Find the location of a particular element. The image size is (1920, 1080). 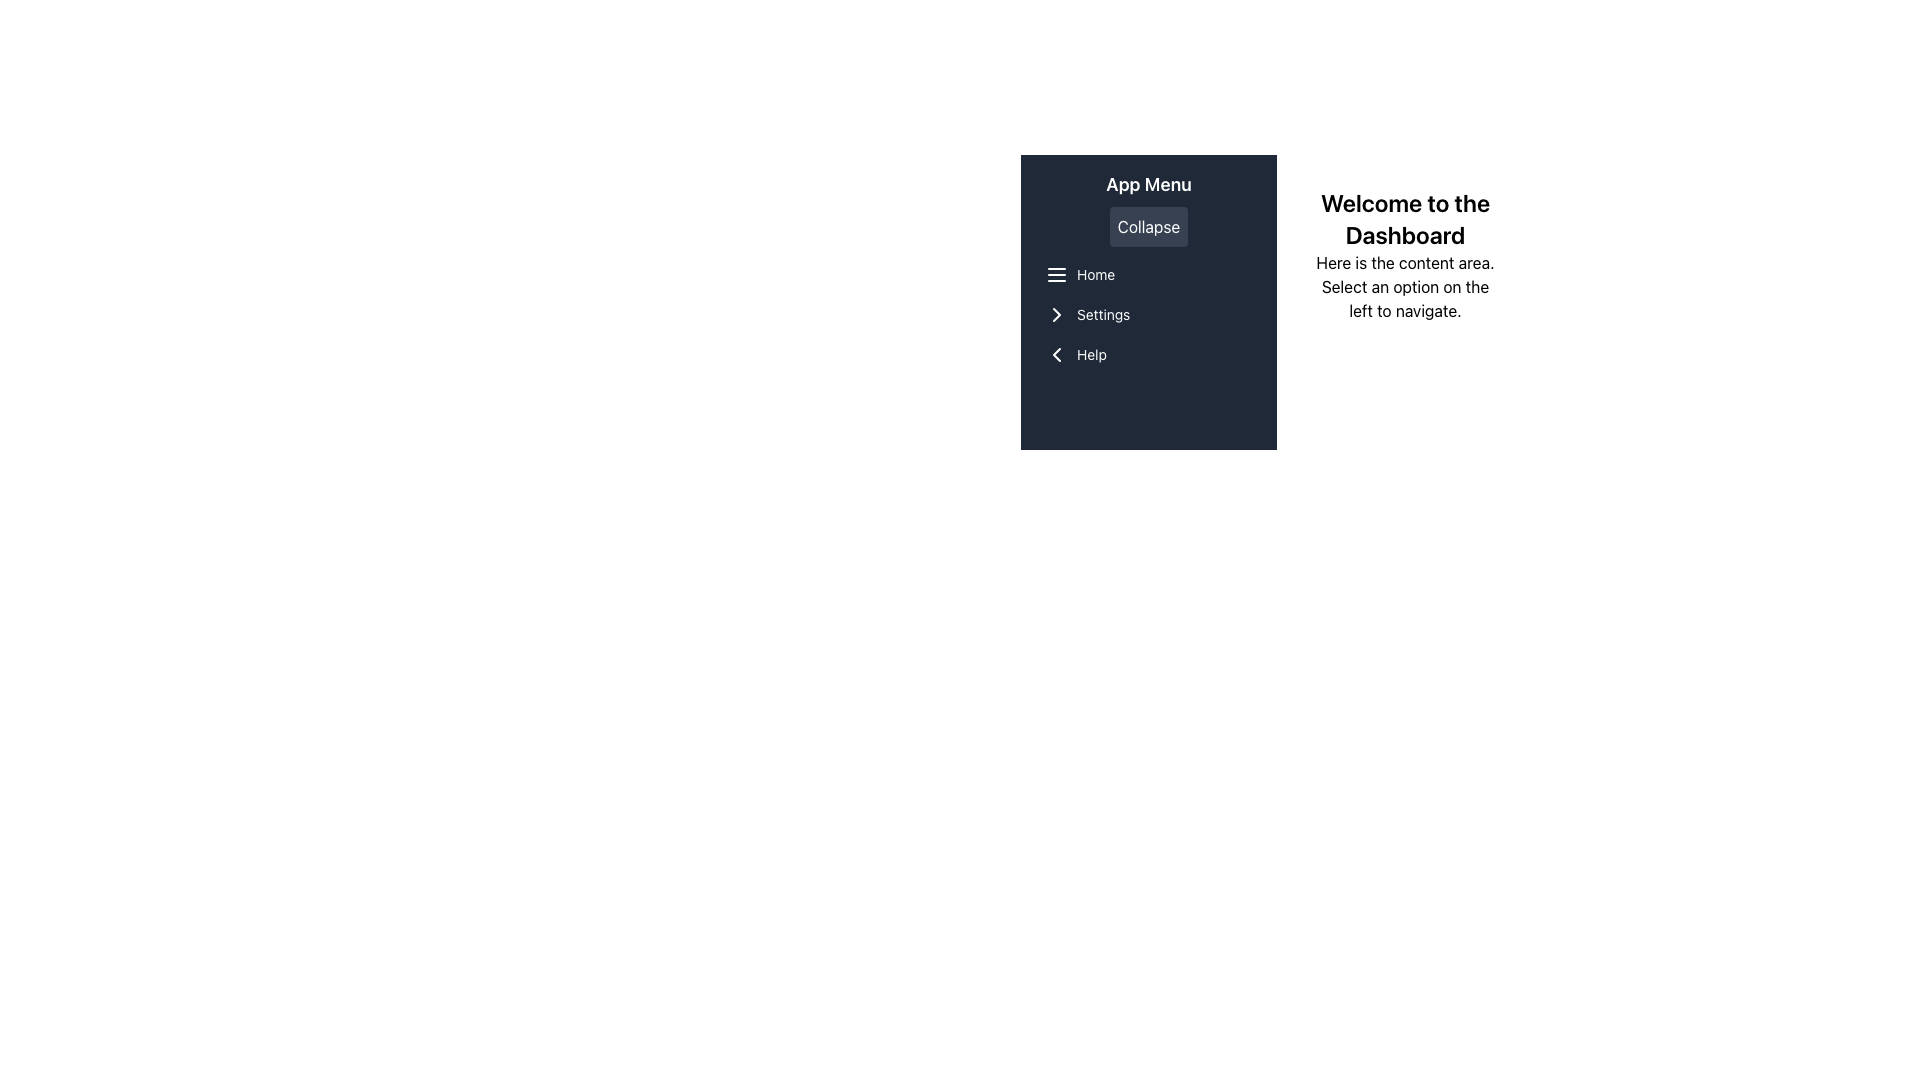

the second item in the navigation menu, which allows access to settings-related functionalities is located at coordinates (1148, 315).